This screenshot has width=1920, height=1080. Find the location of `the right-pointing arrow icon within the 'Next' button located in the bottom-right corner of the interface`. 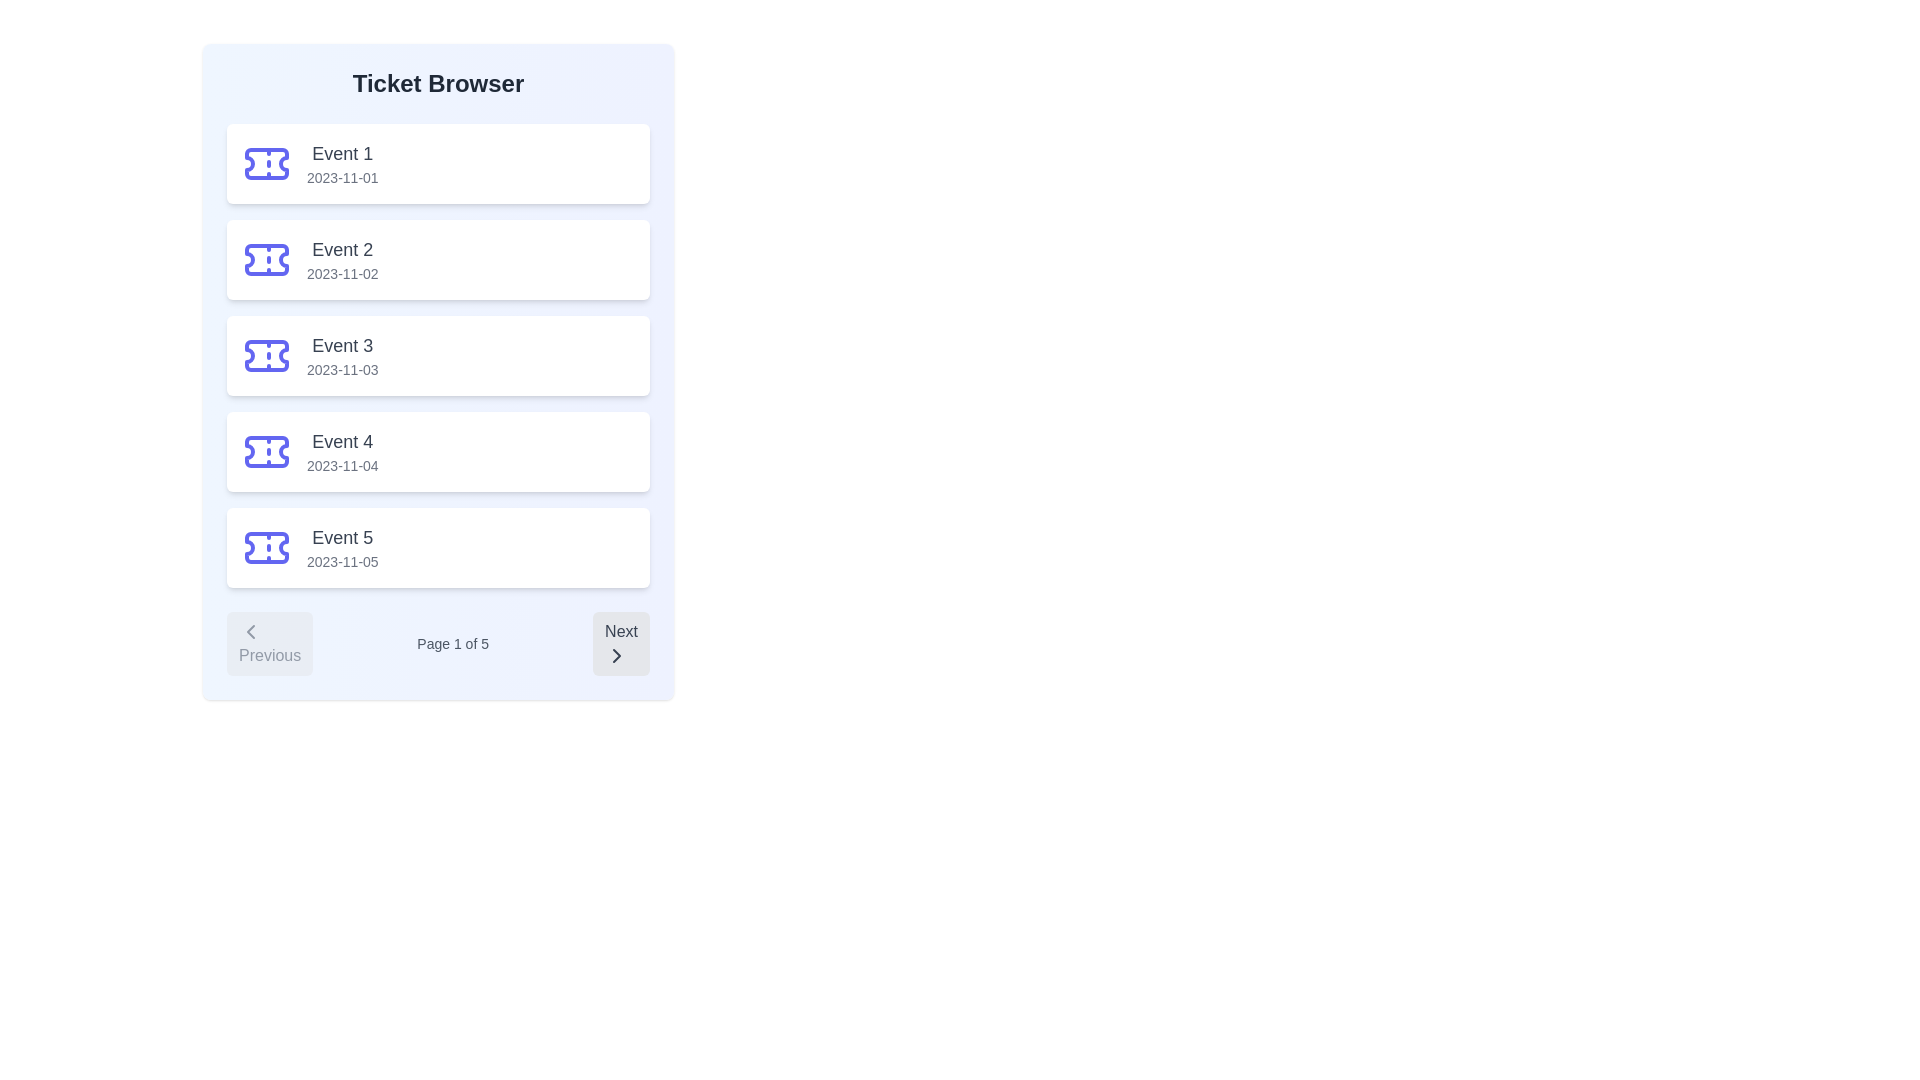

the right-pointing arrow icon within the 'Next' button located in the bottom-right corner of the interface is located at coordinates (616, 655).